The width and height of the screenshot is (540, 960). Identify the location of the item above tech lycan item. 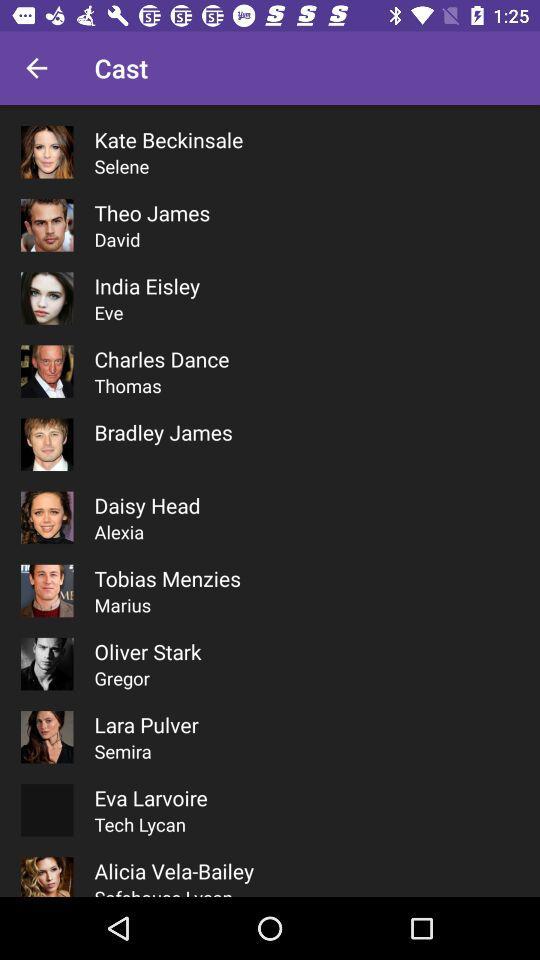
(150, 798).